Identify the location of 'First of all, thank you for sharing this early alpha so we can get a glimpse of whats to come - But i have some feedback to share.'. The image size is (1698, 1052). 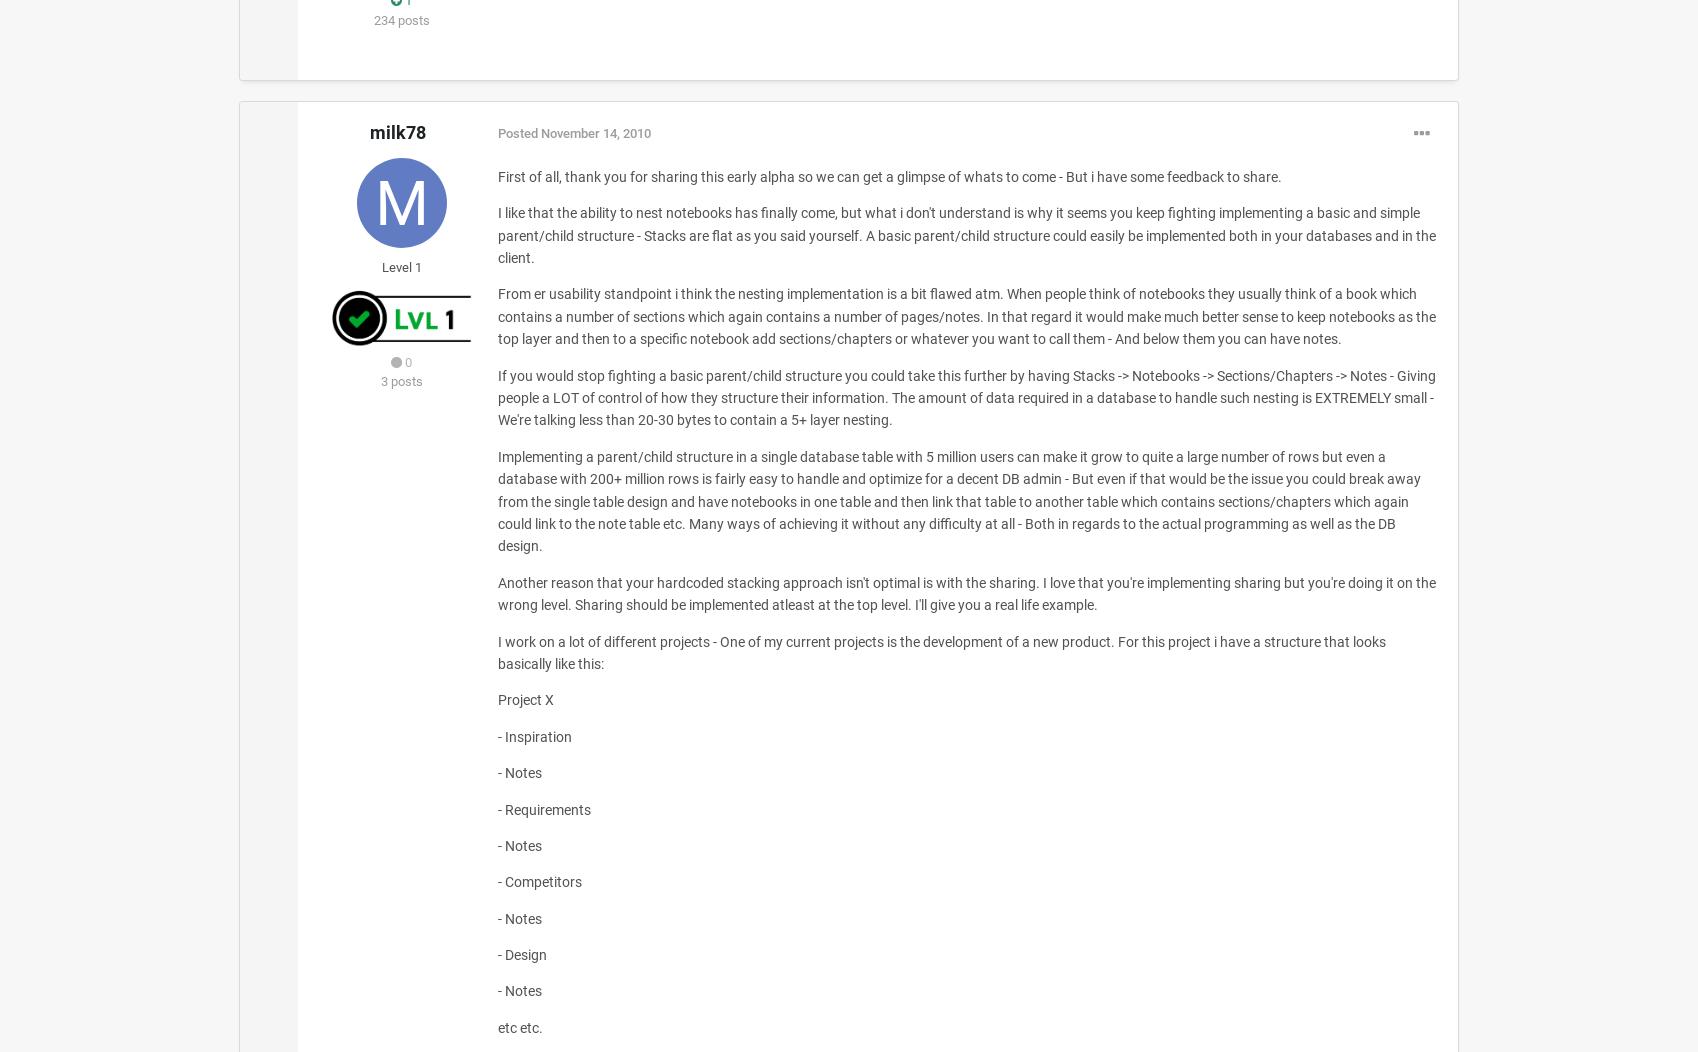
(889, 174).